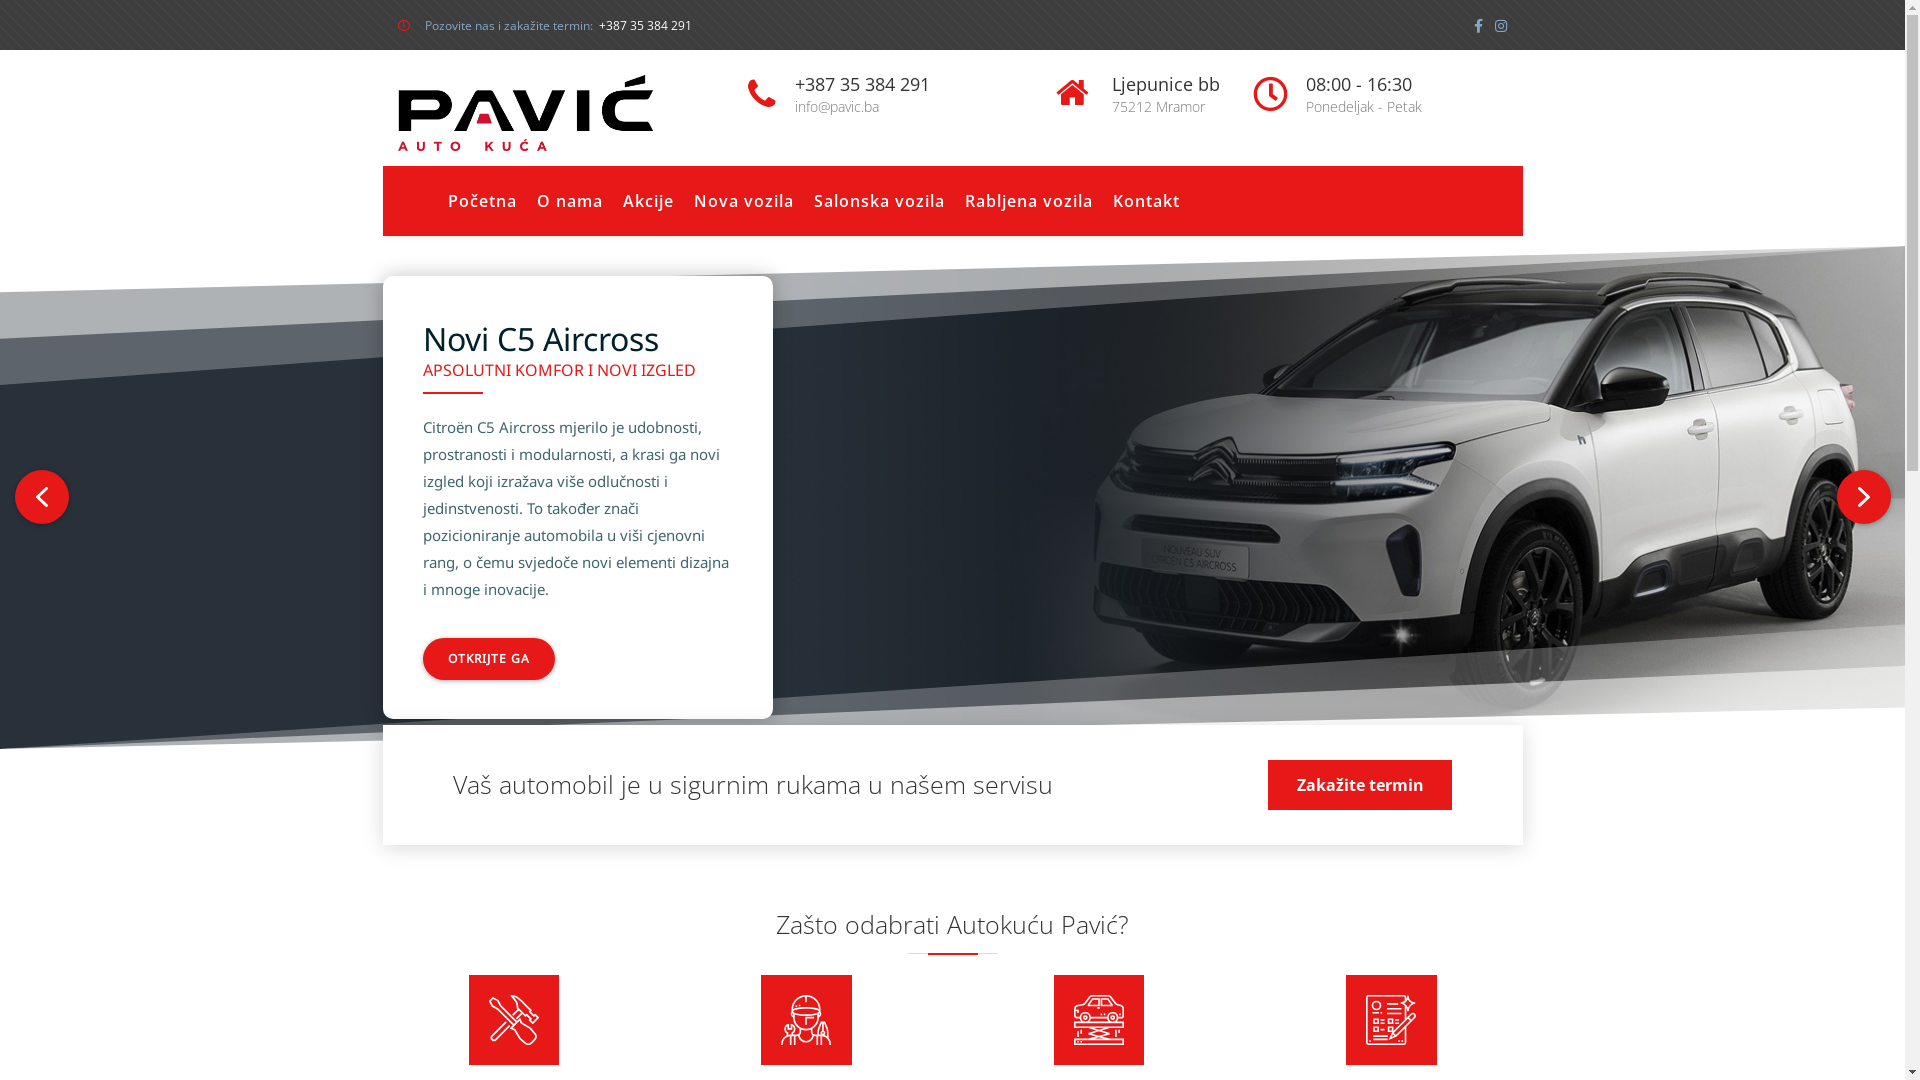  Describe the element at coordinates (743, 200) in the screenshot. I see `'Nova vozila'` at that location.